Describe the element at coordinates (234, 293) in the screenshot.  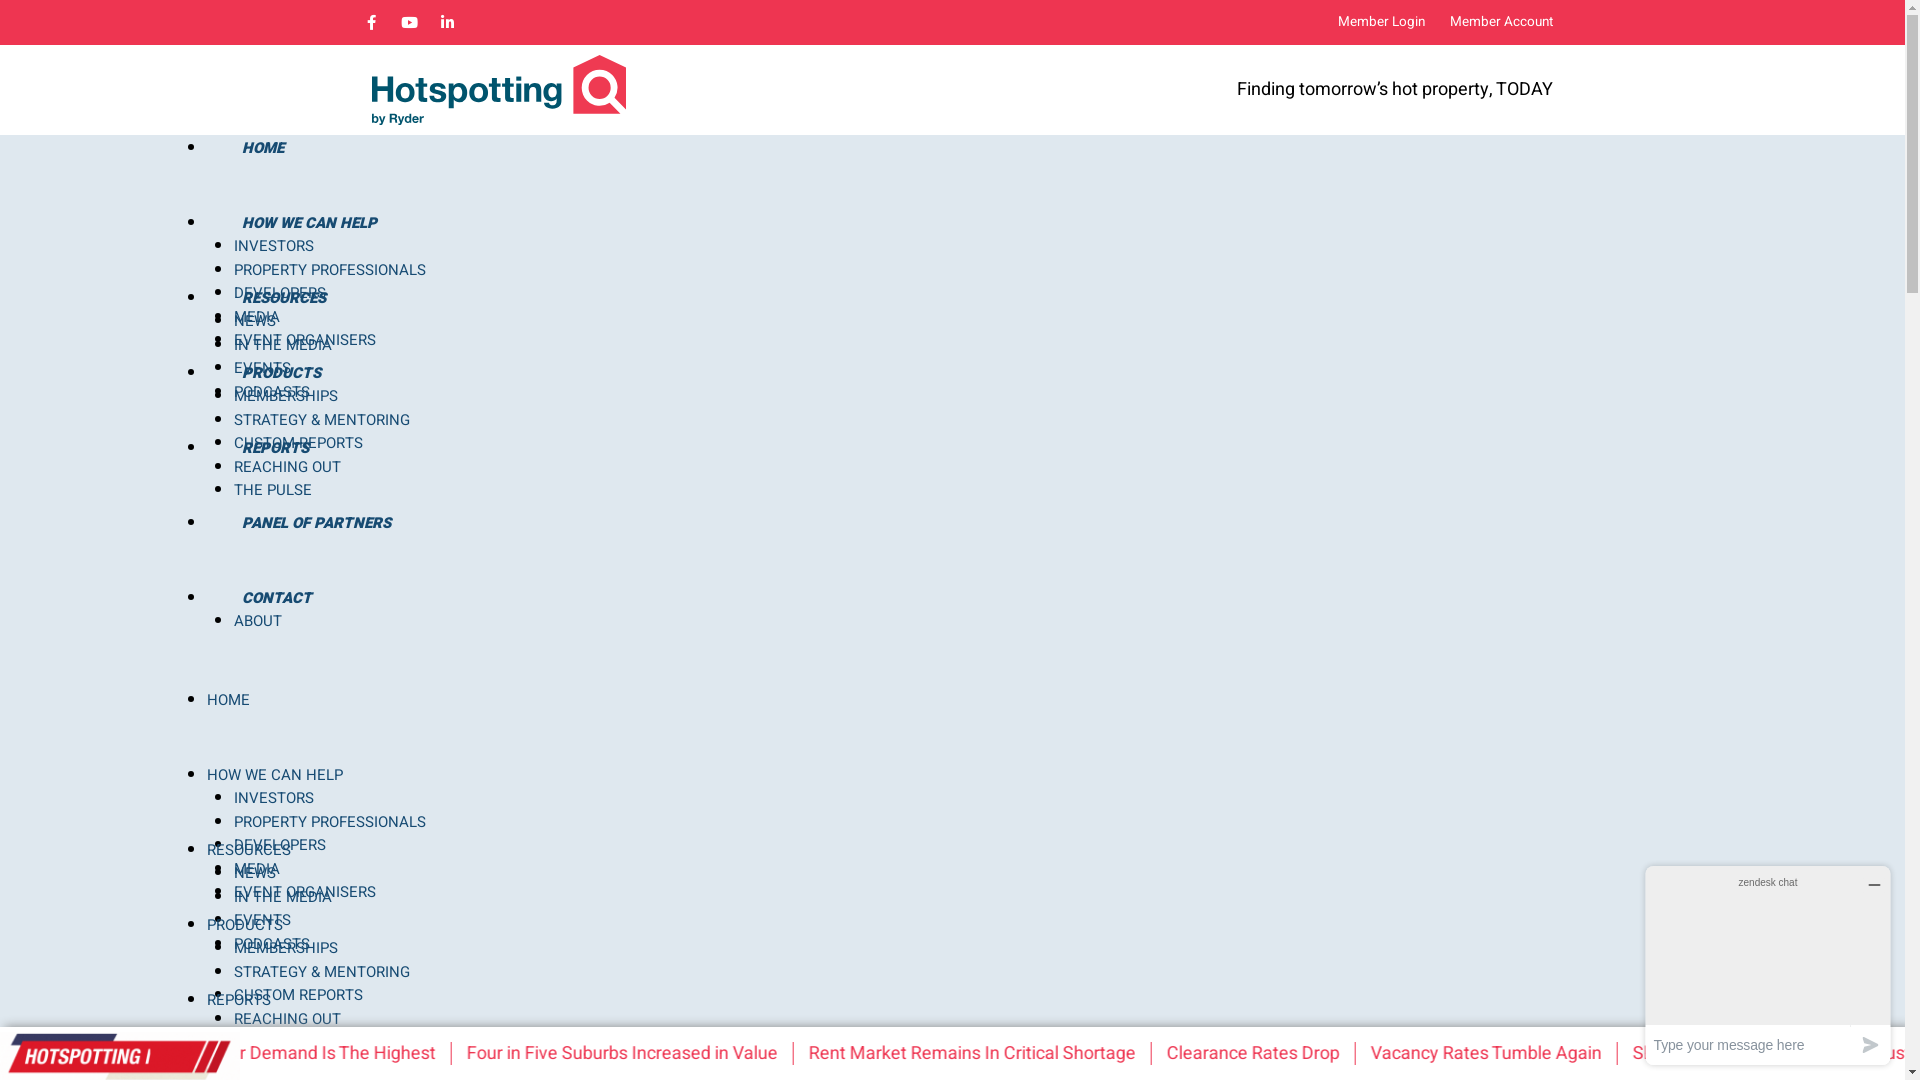
I see `'DEVELOPERS'` at that location.